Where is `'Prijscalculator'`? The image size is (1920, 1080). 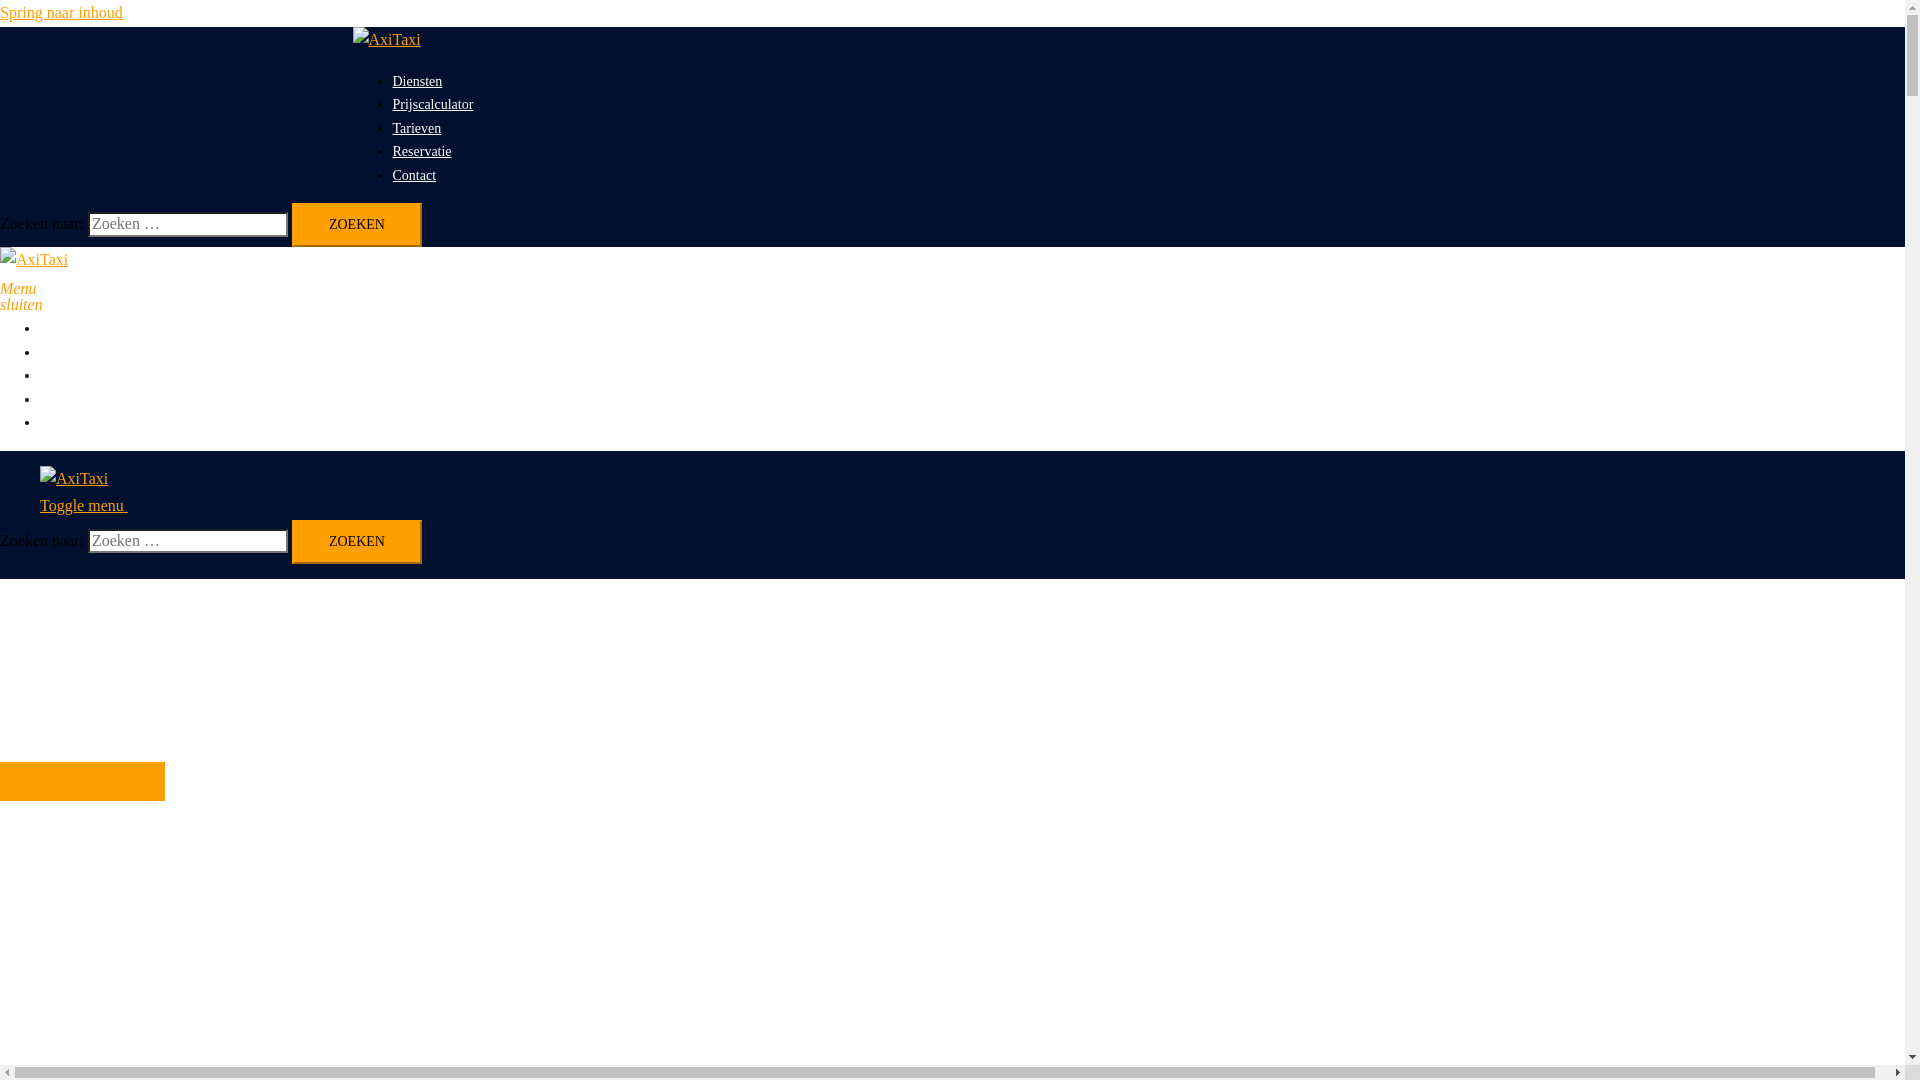
'Prijscalculator' is located at coordinates (431, 104).